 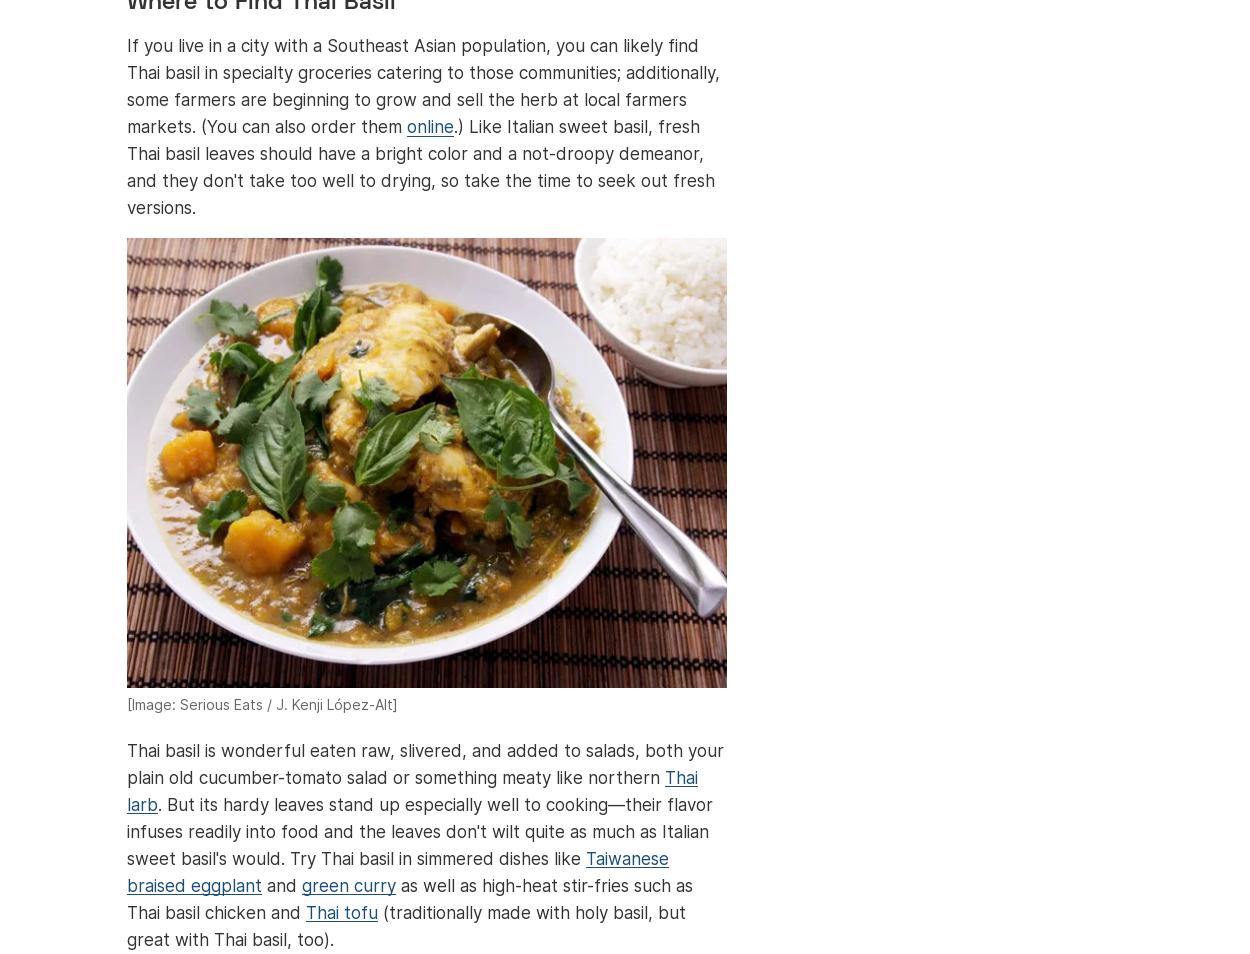 I want to click on 'Serious Eats / J. Kenji López-Alt', so click(x=286, y=703).